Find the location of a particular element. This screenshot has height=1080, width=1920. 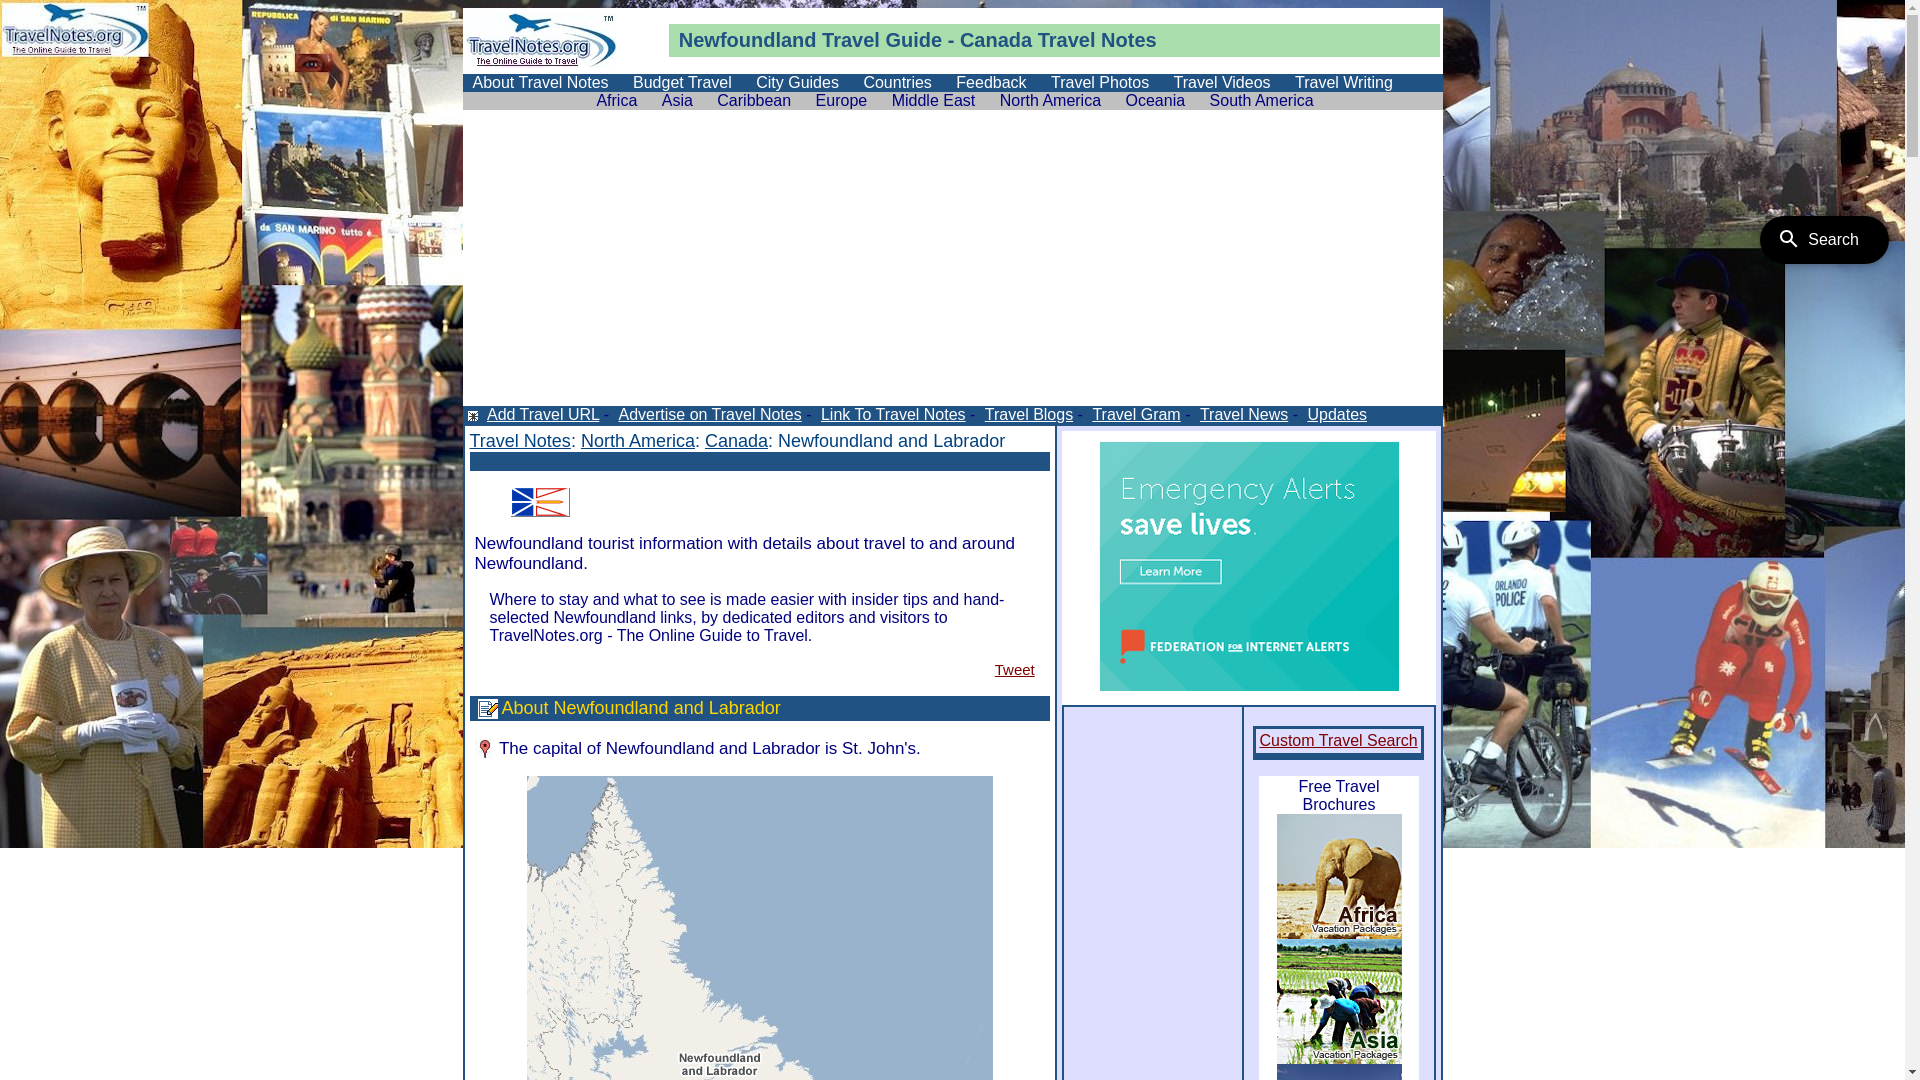

'Custom Travel Search' is located at coordinates (1338, 740).